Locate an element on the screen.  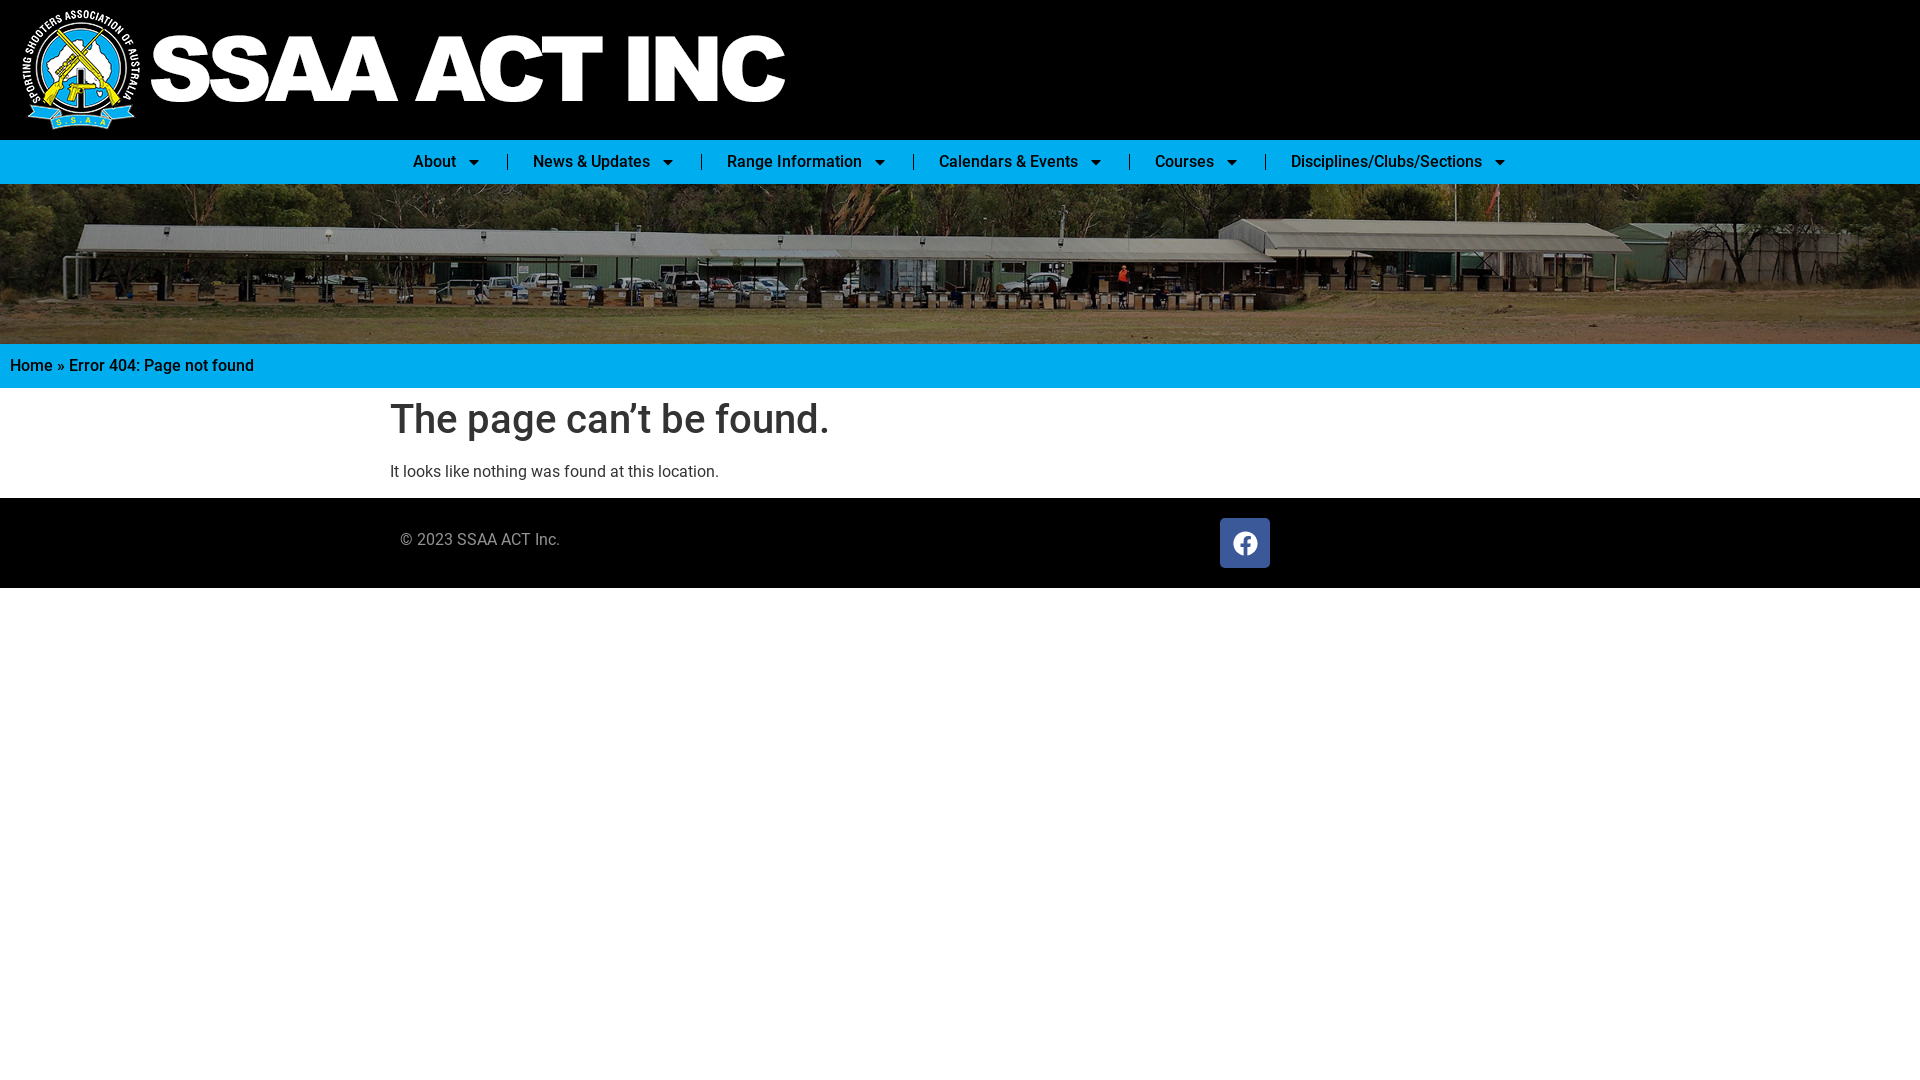
'About' is located at coordinates (445, 161).